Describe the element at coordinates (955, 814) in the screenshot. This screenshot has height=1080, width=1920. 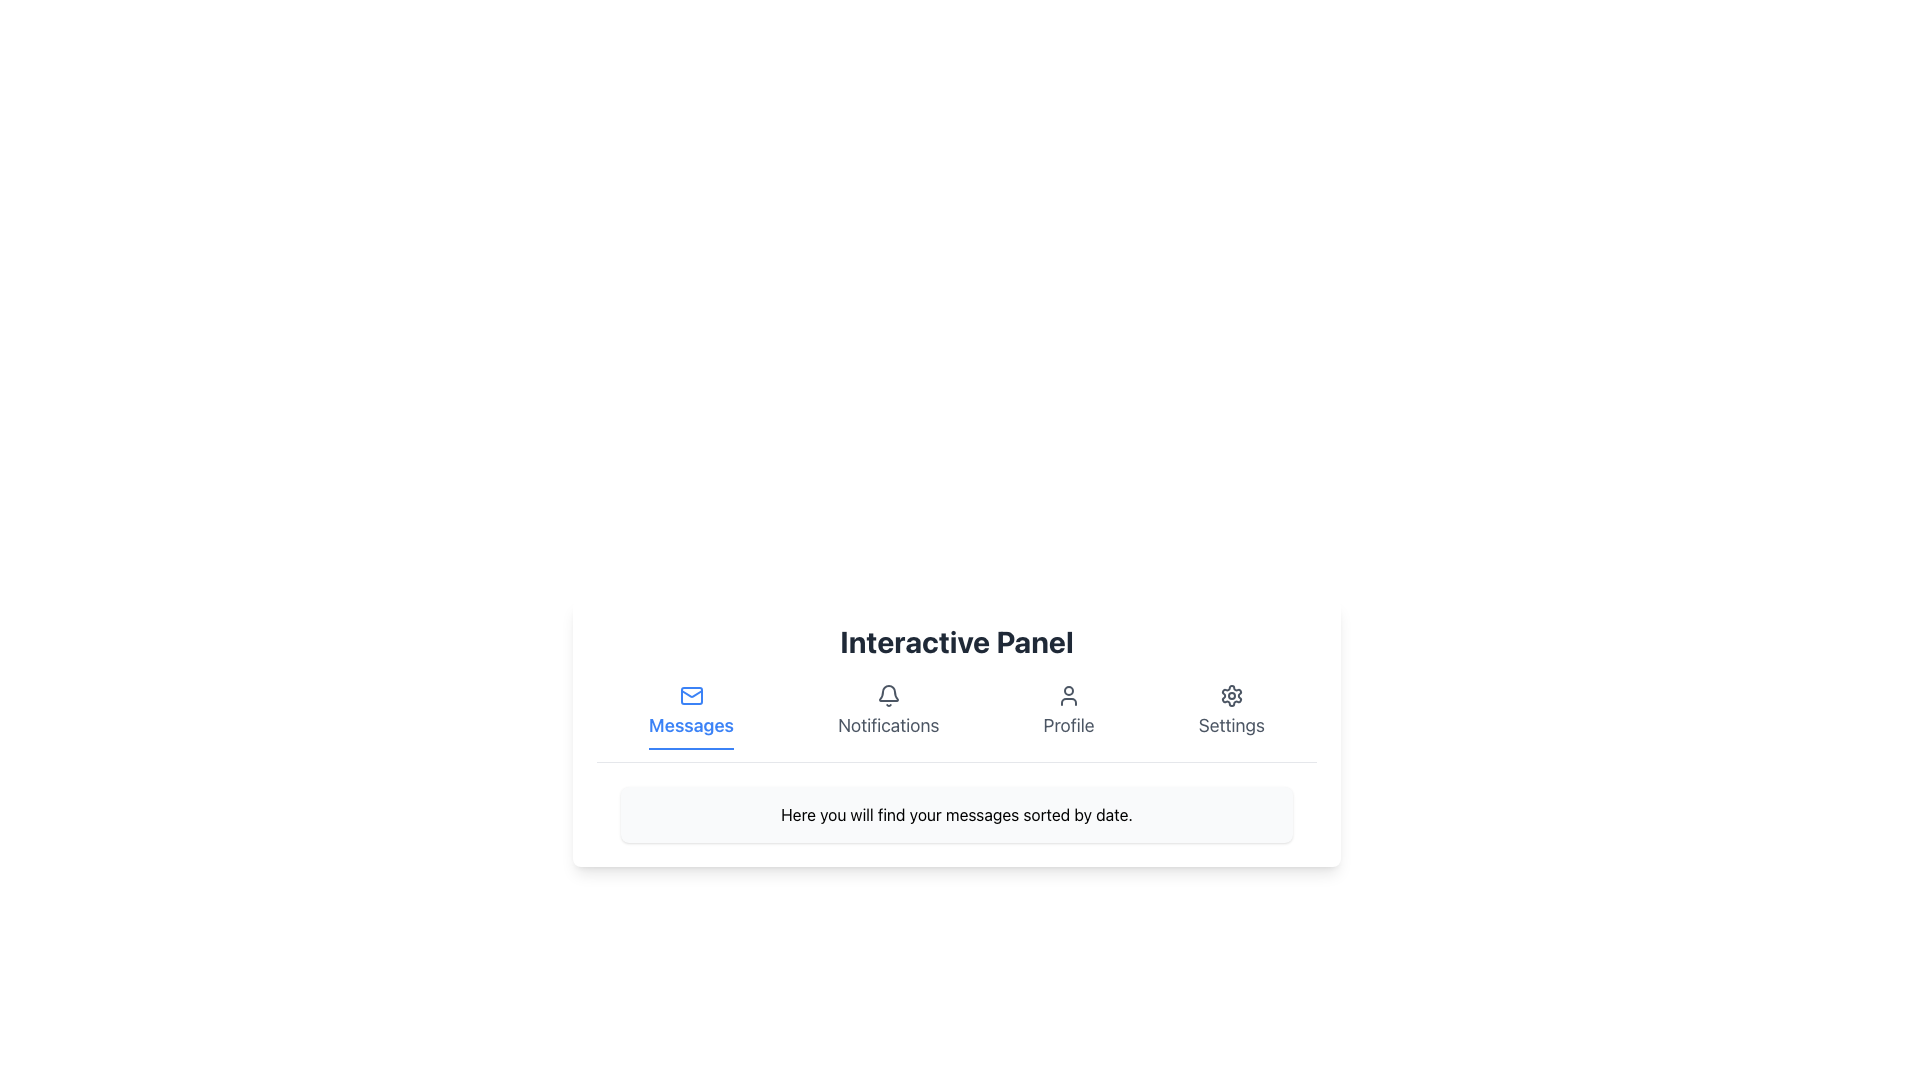
I see `the static text block that states 'Here you will find your messages sorted by date', which is located at the bottom of the 'Interactive Panel' beneath the navigation tabs` at that location.